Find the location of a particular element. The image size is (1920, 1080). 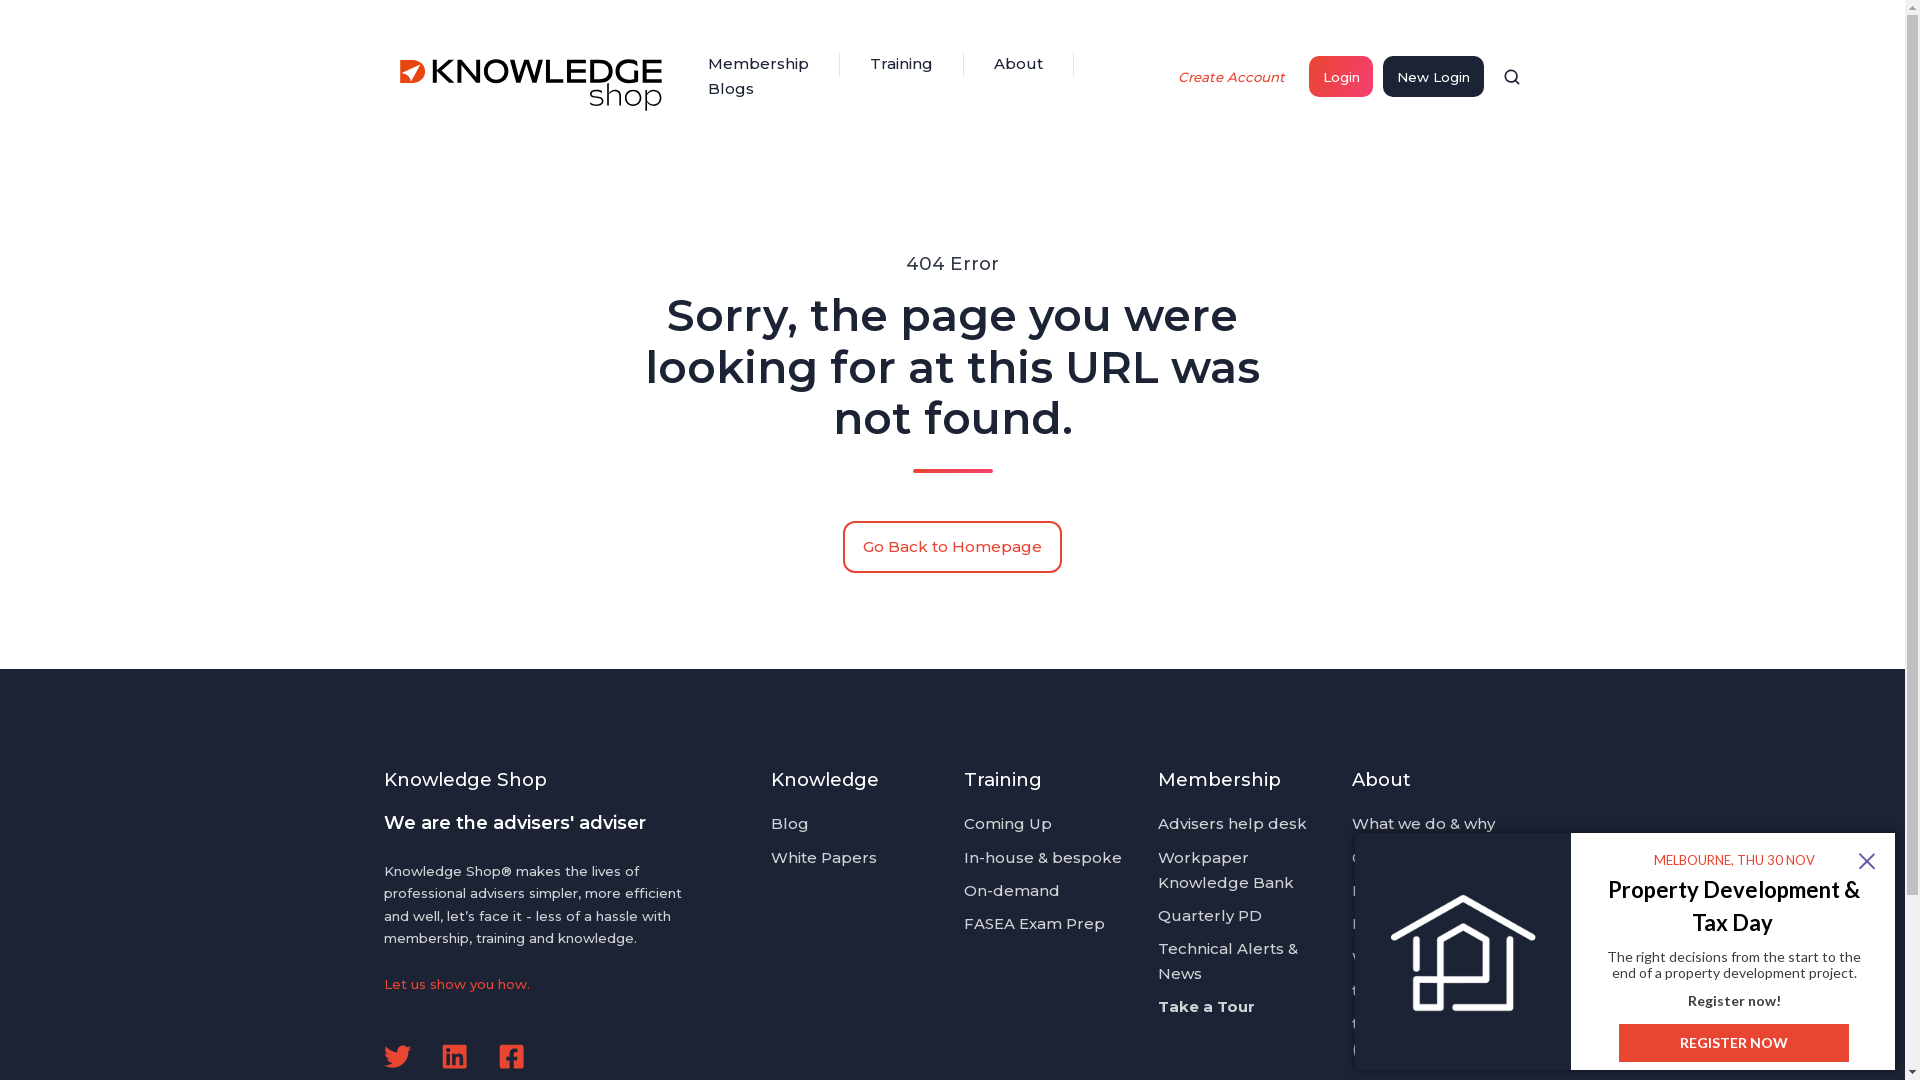

'Coming Up' is located at coordinates (964, 823).